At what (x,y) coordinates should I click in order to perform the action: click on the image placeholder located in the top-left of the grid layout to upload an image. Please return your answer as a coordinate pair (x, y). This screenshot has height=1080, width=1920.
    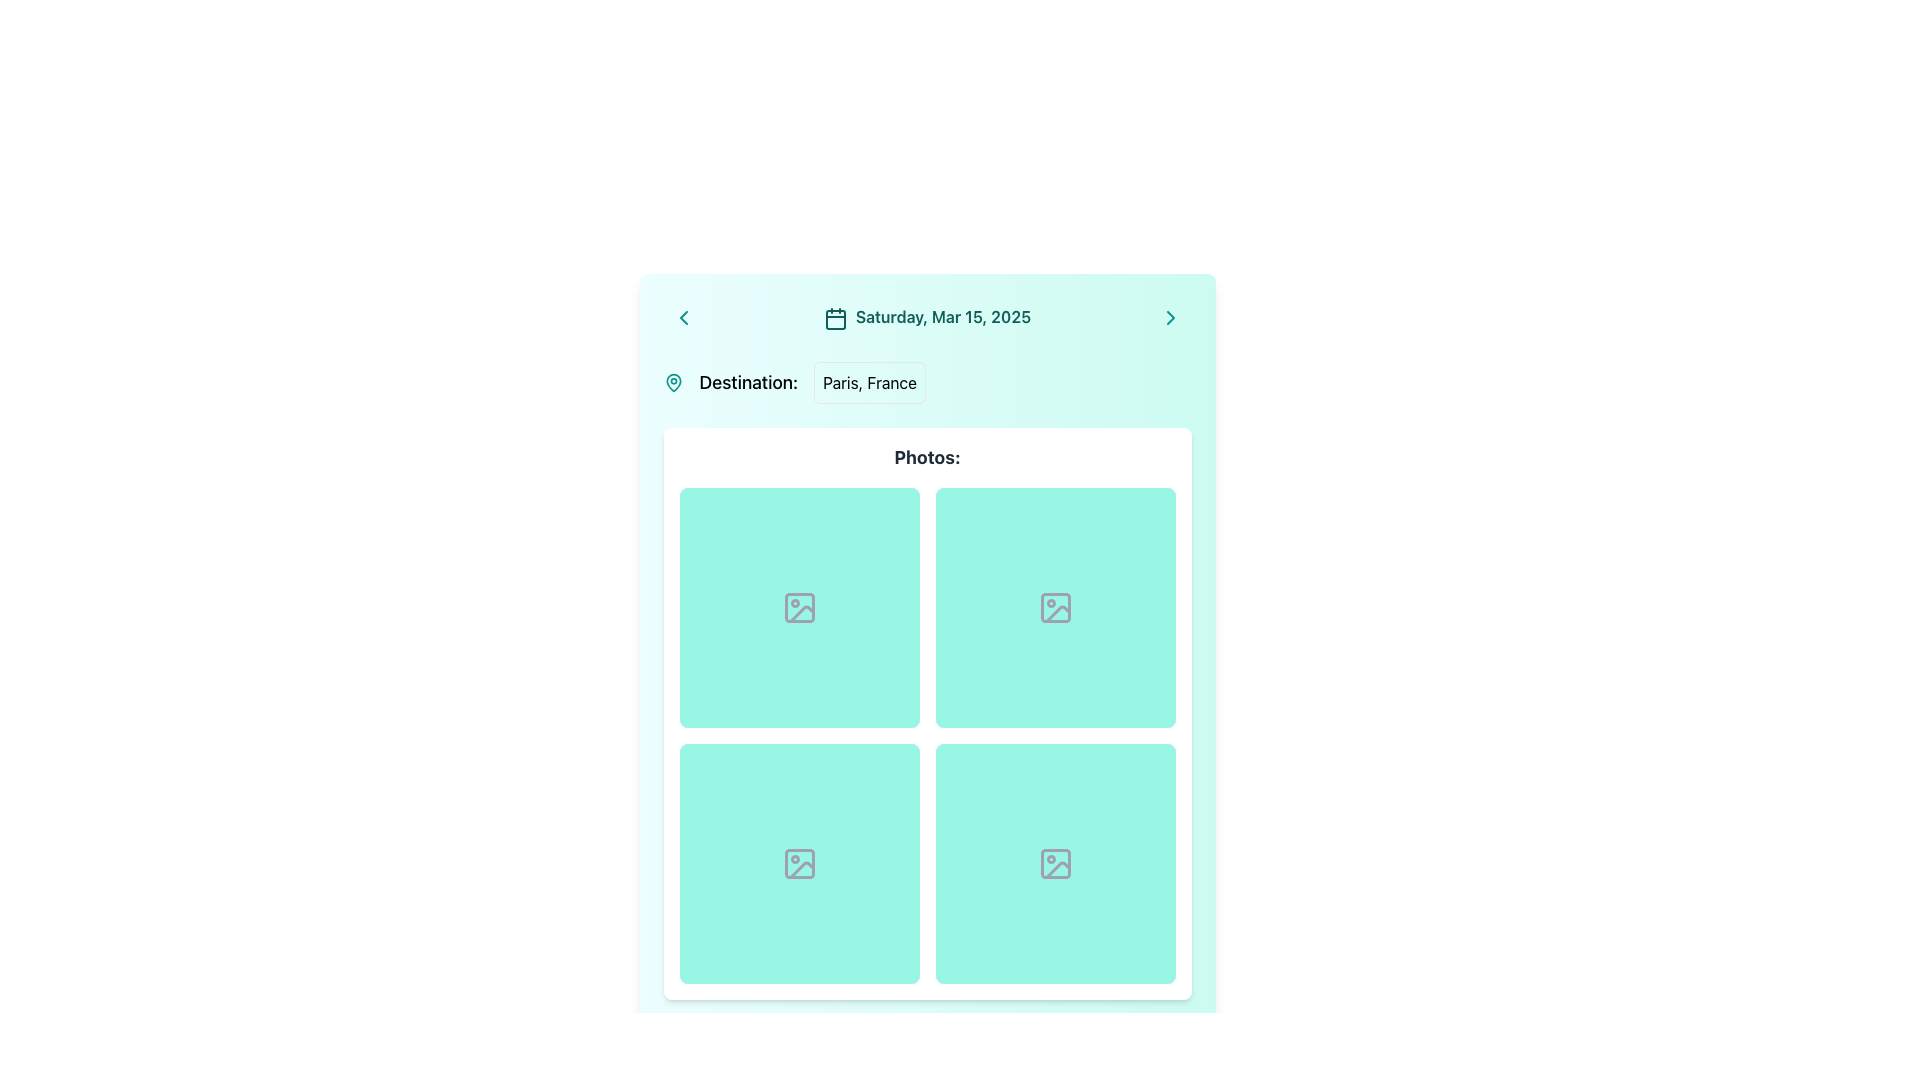
    Looking at the image, I should click on (798, 607).